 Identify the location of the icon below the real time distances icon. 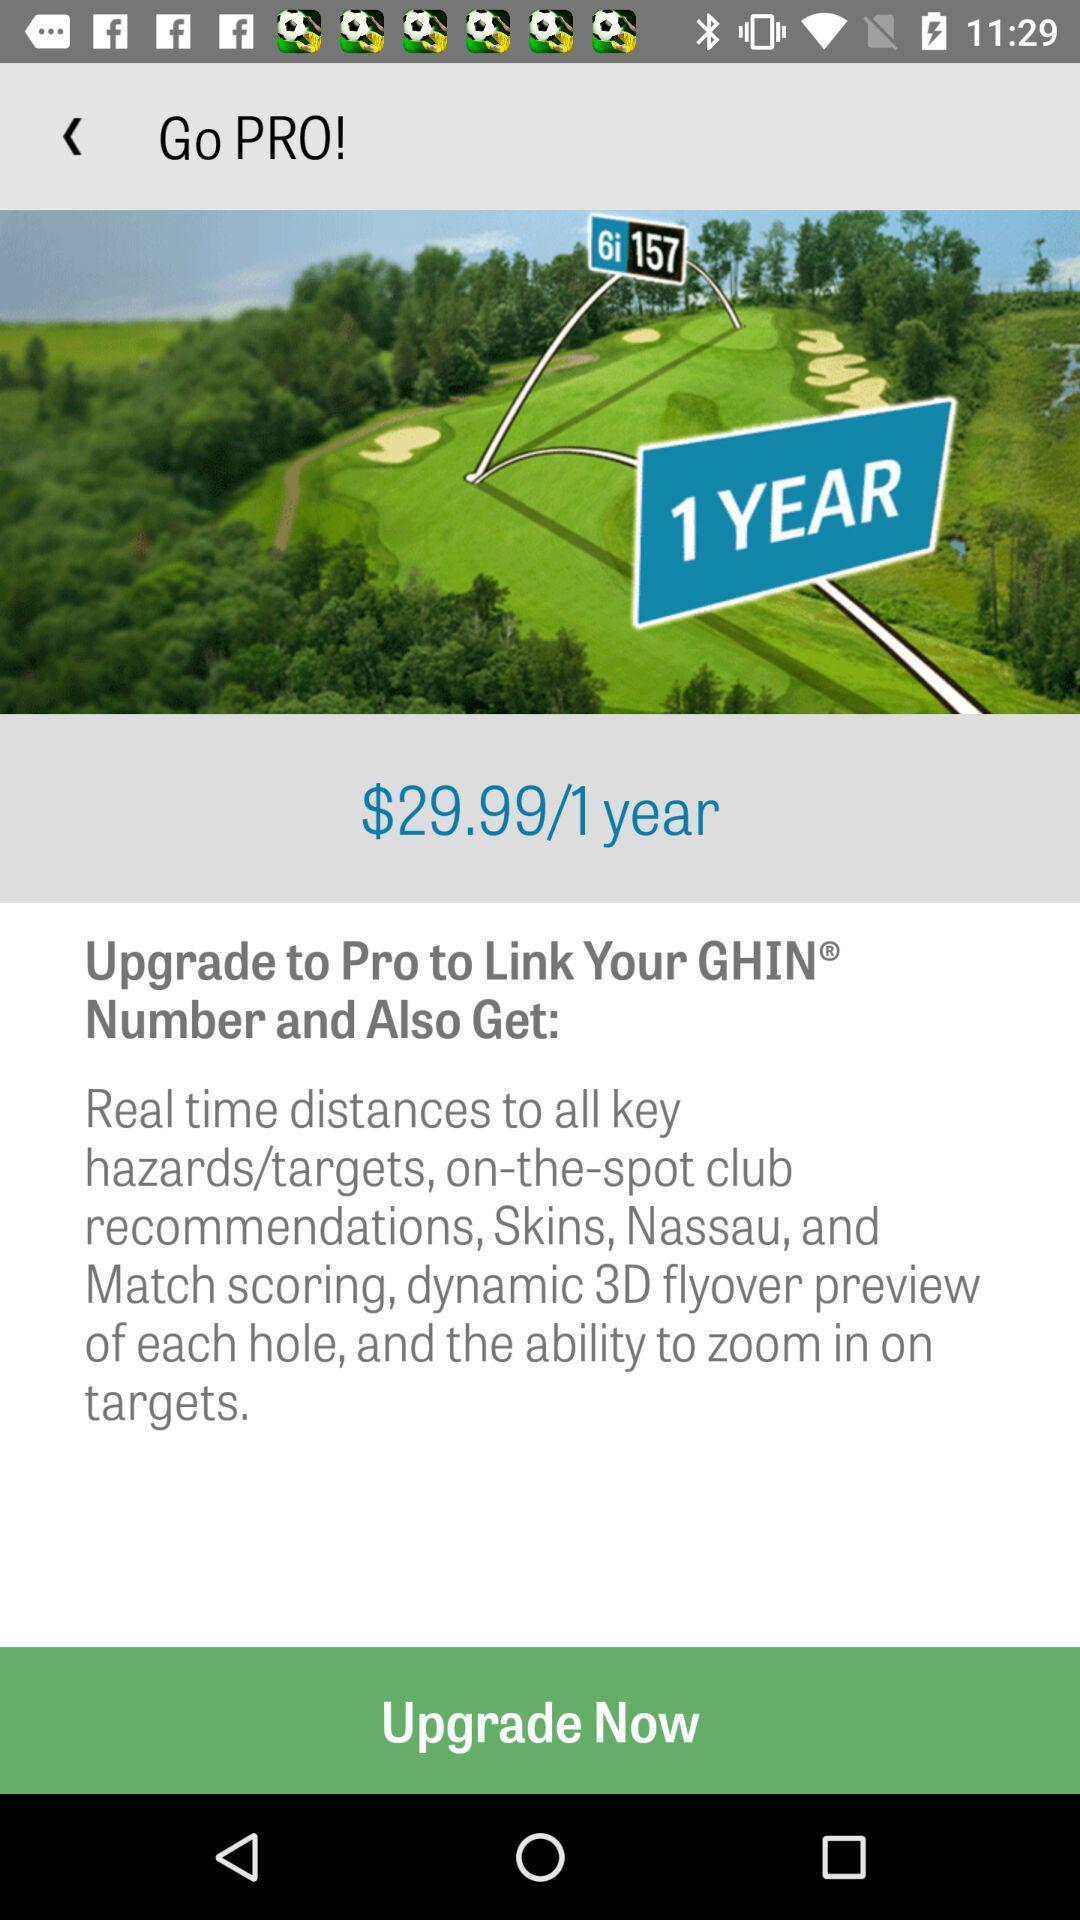
(540, 1719).